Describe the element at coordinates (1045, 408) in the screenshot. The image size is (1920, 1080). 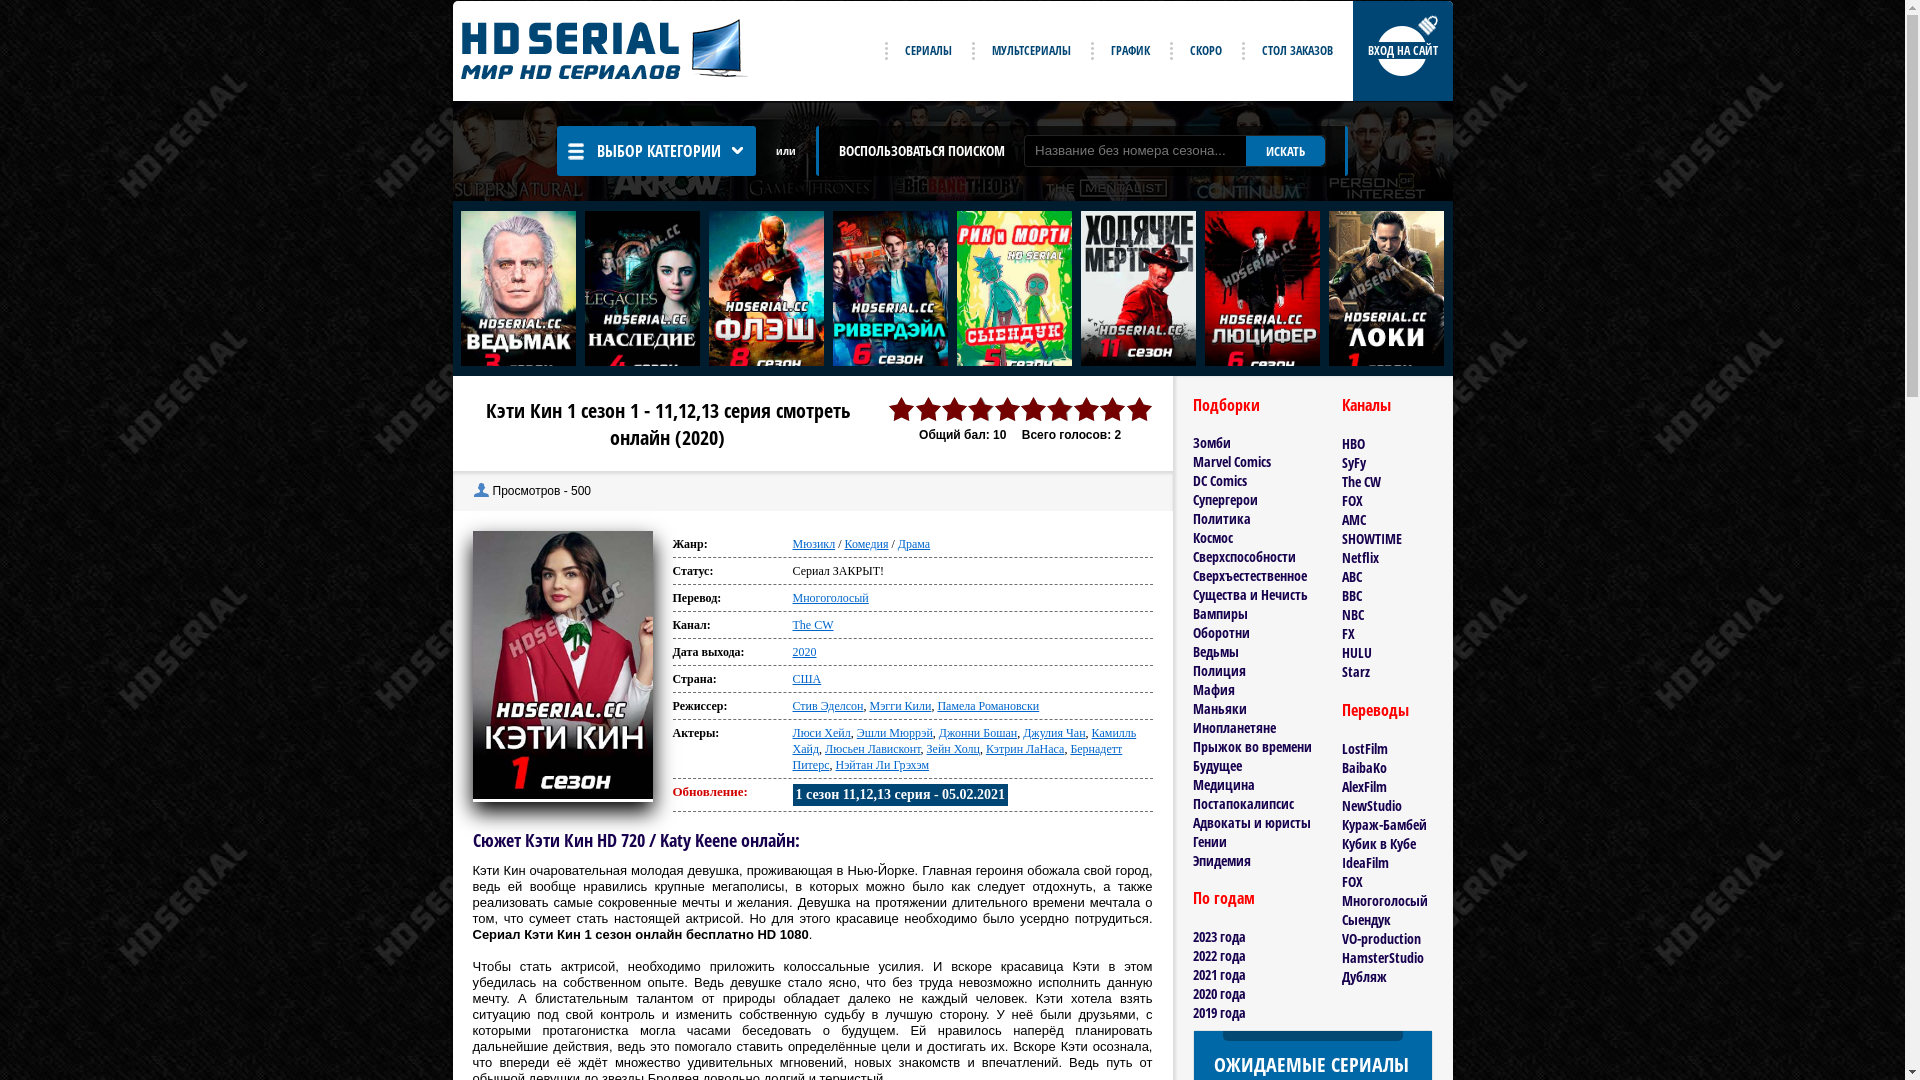
I see `'7'` at that location.